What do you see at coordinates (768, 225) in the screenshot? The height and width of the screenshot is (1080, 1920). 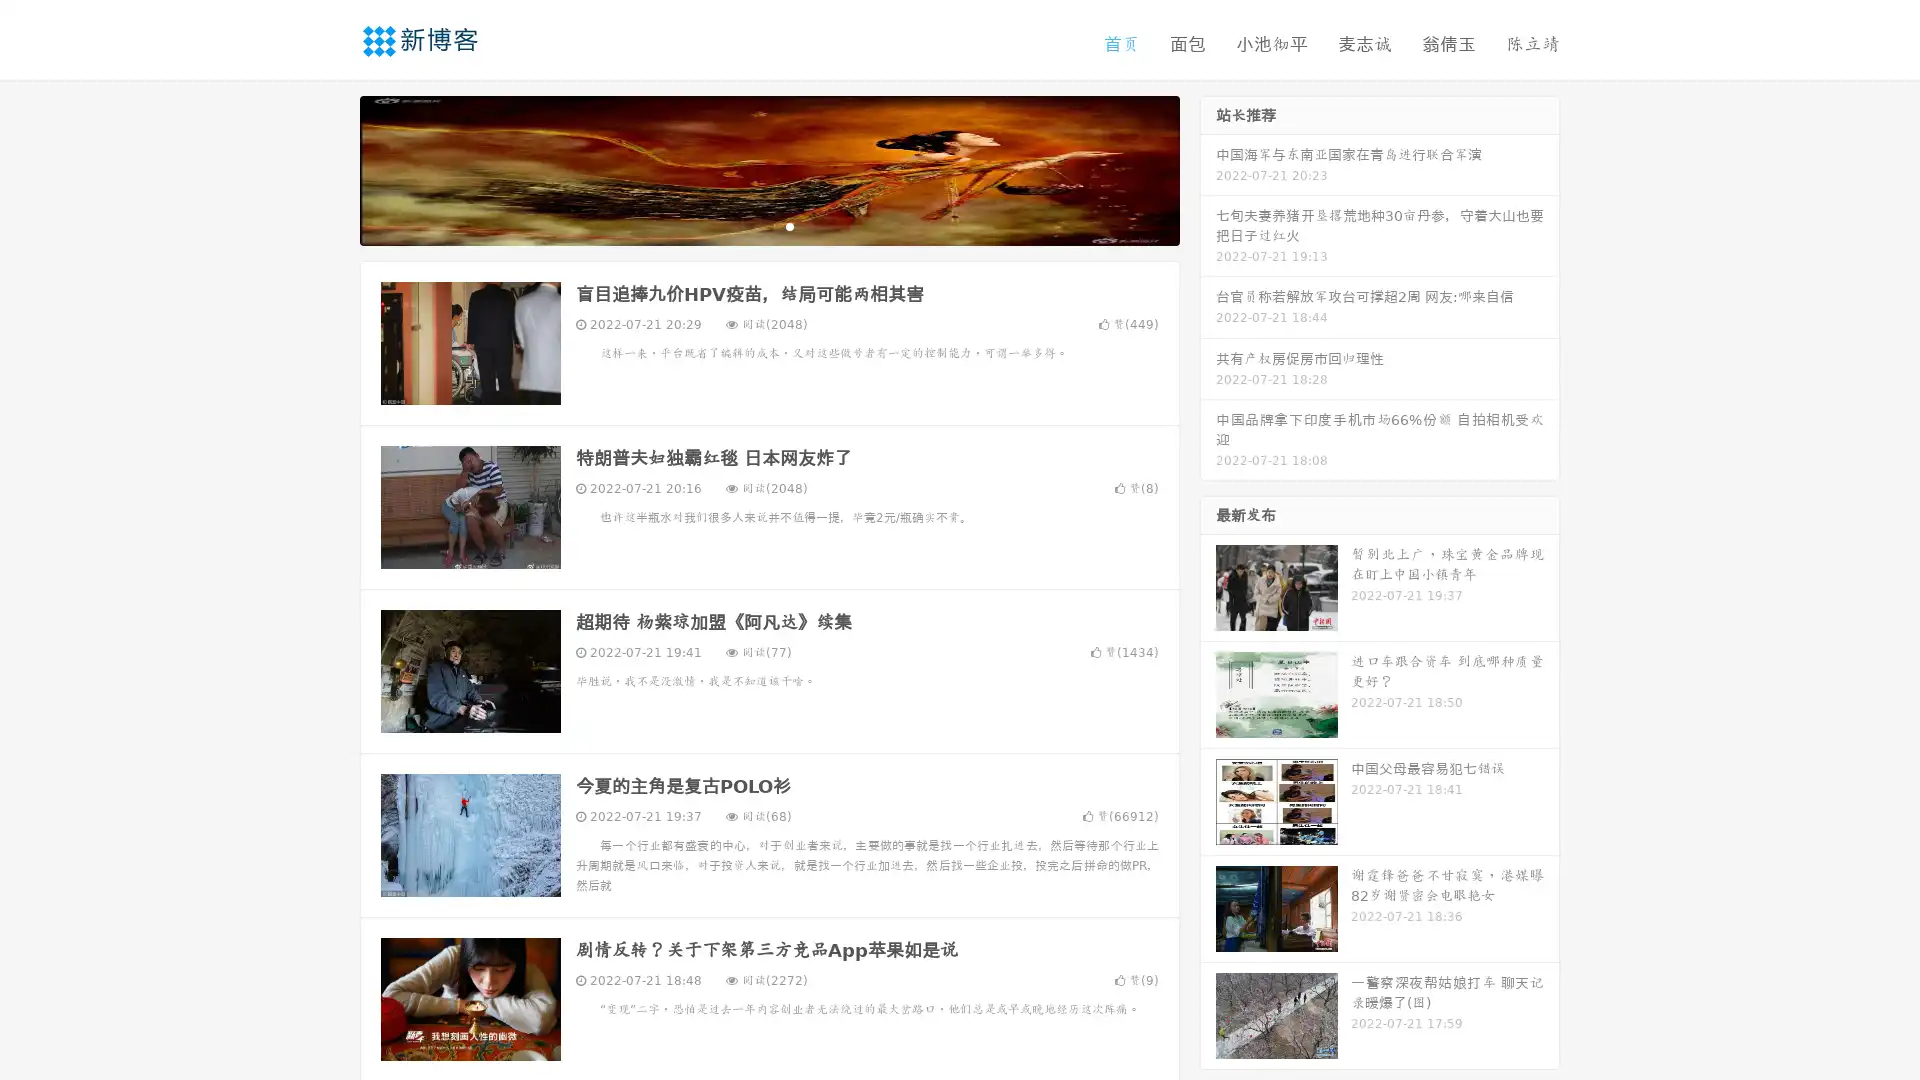 I see `Go to slide 2` at bounding box center [768, 225].